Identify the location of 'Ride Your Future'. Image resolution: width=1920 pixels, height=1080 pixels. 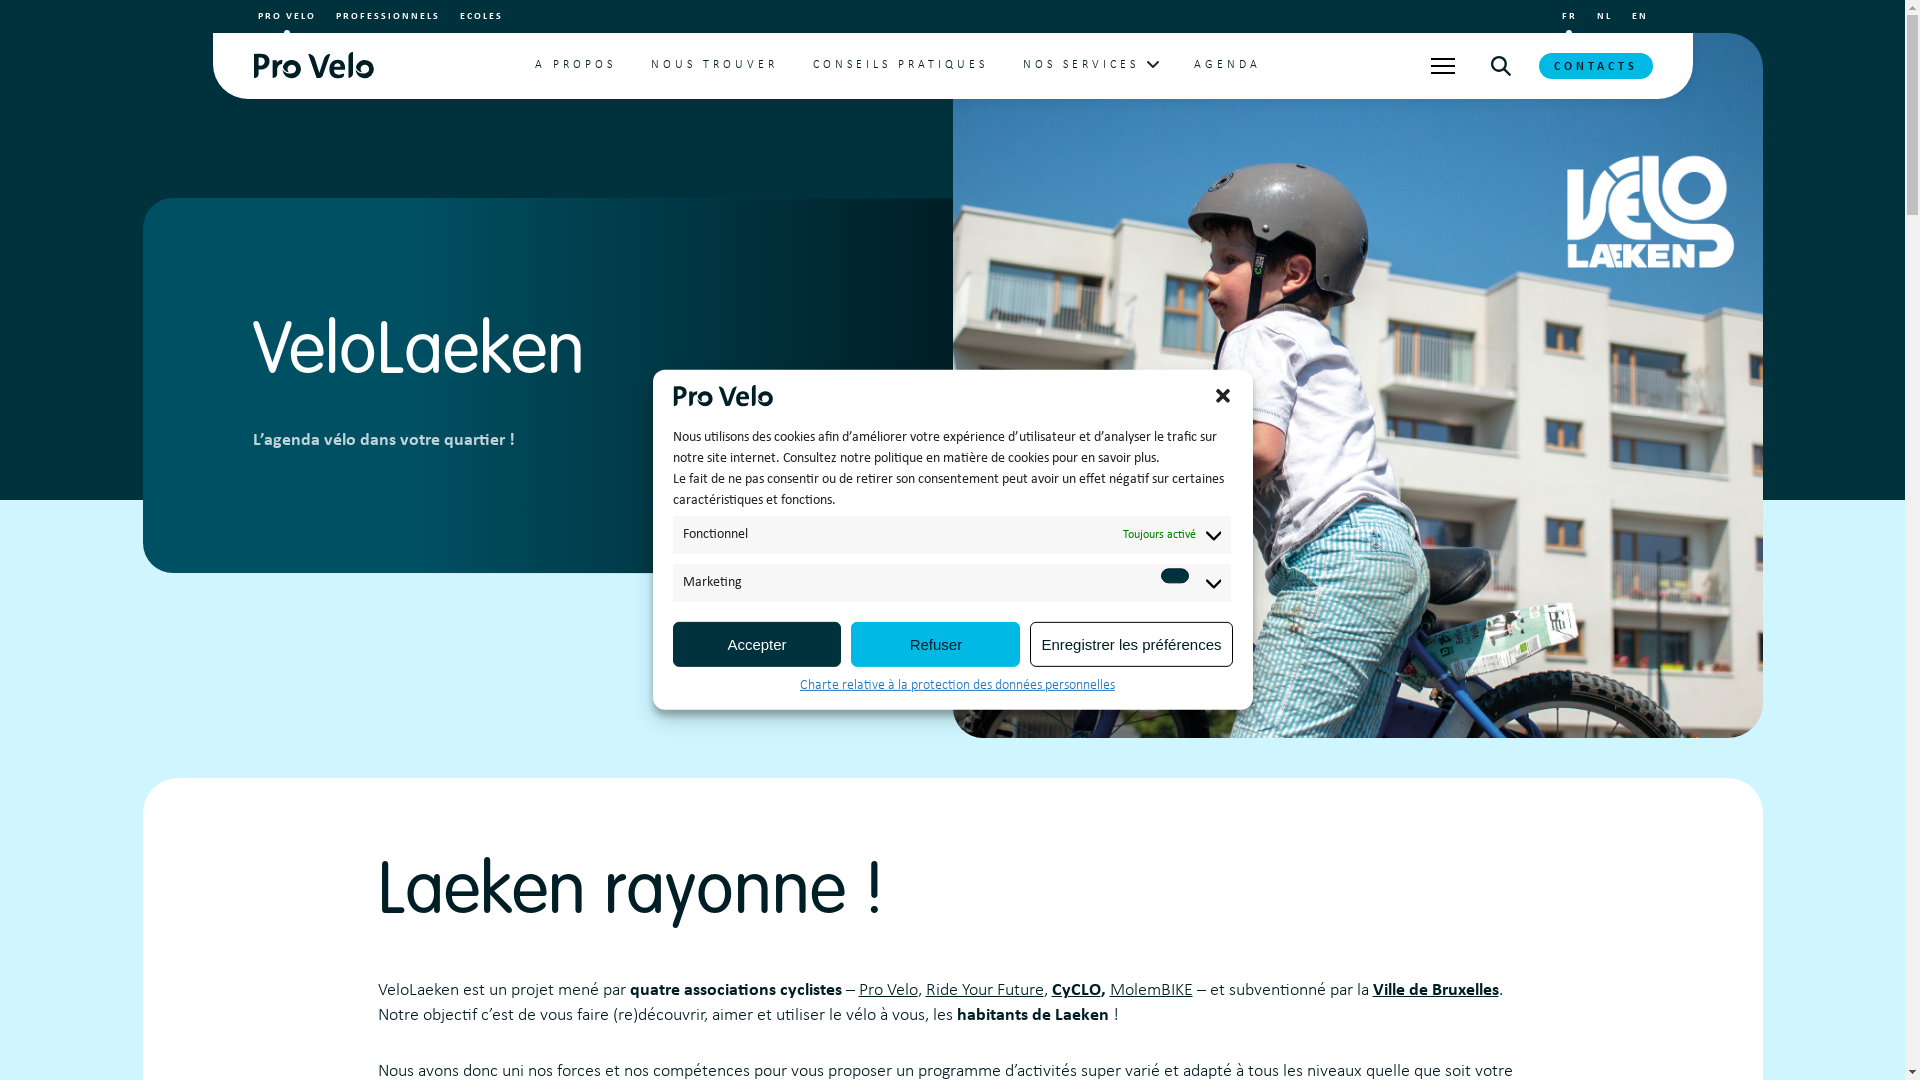
(925, 990).